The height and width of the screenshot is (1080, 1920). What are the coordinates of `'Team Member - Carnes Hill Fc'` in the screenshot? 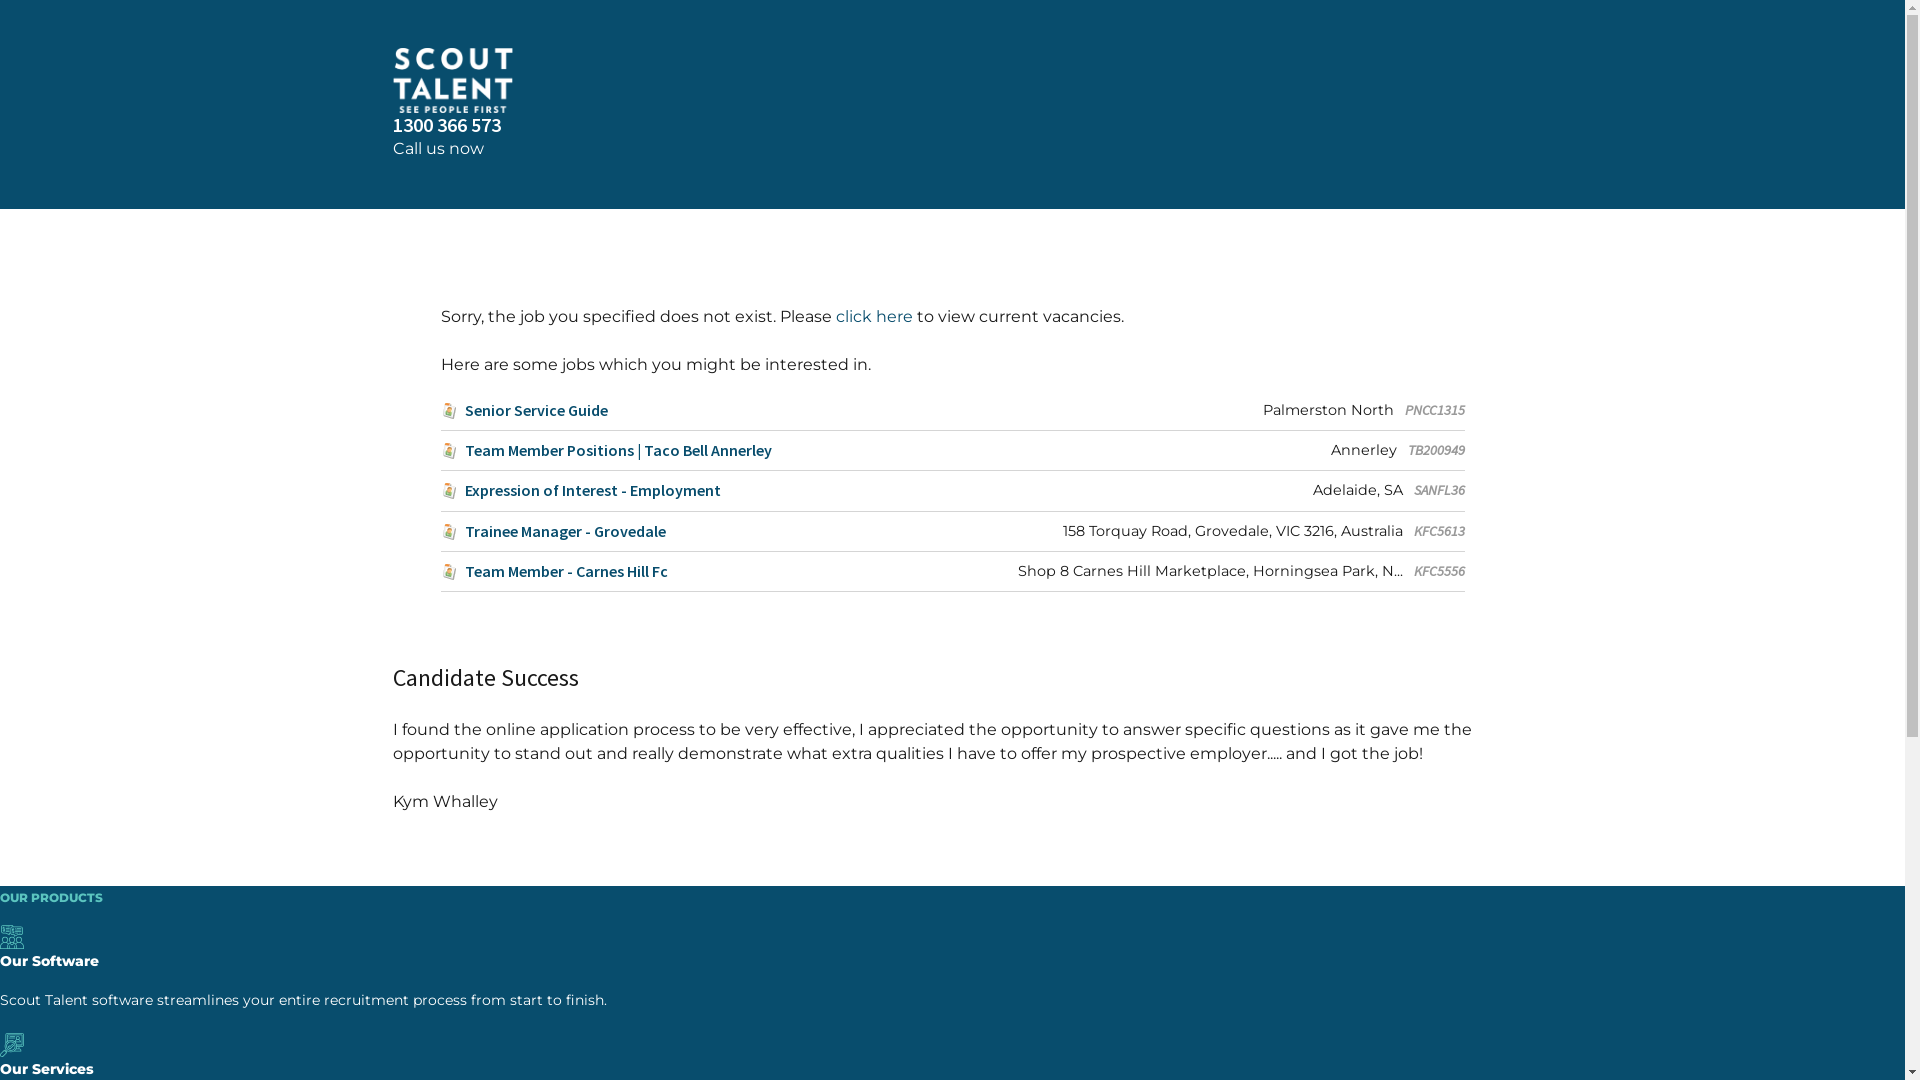 It's located at (553, 571).